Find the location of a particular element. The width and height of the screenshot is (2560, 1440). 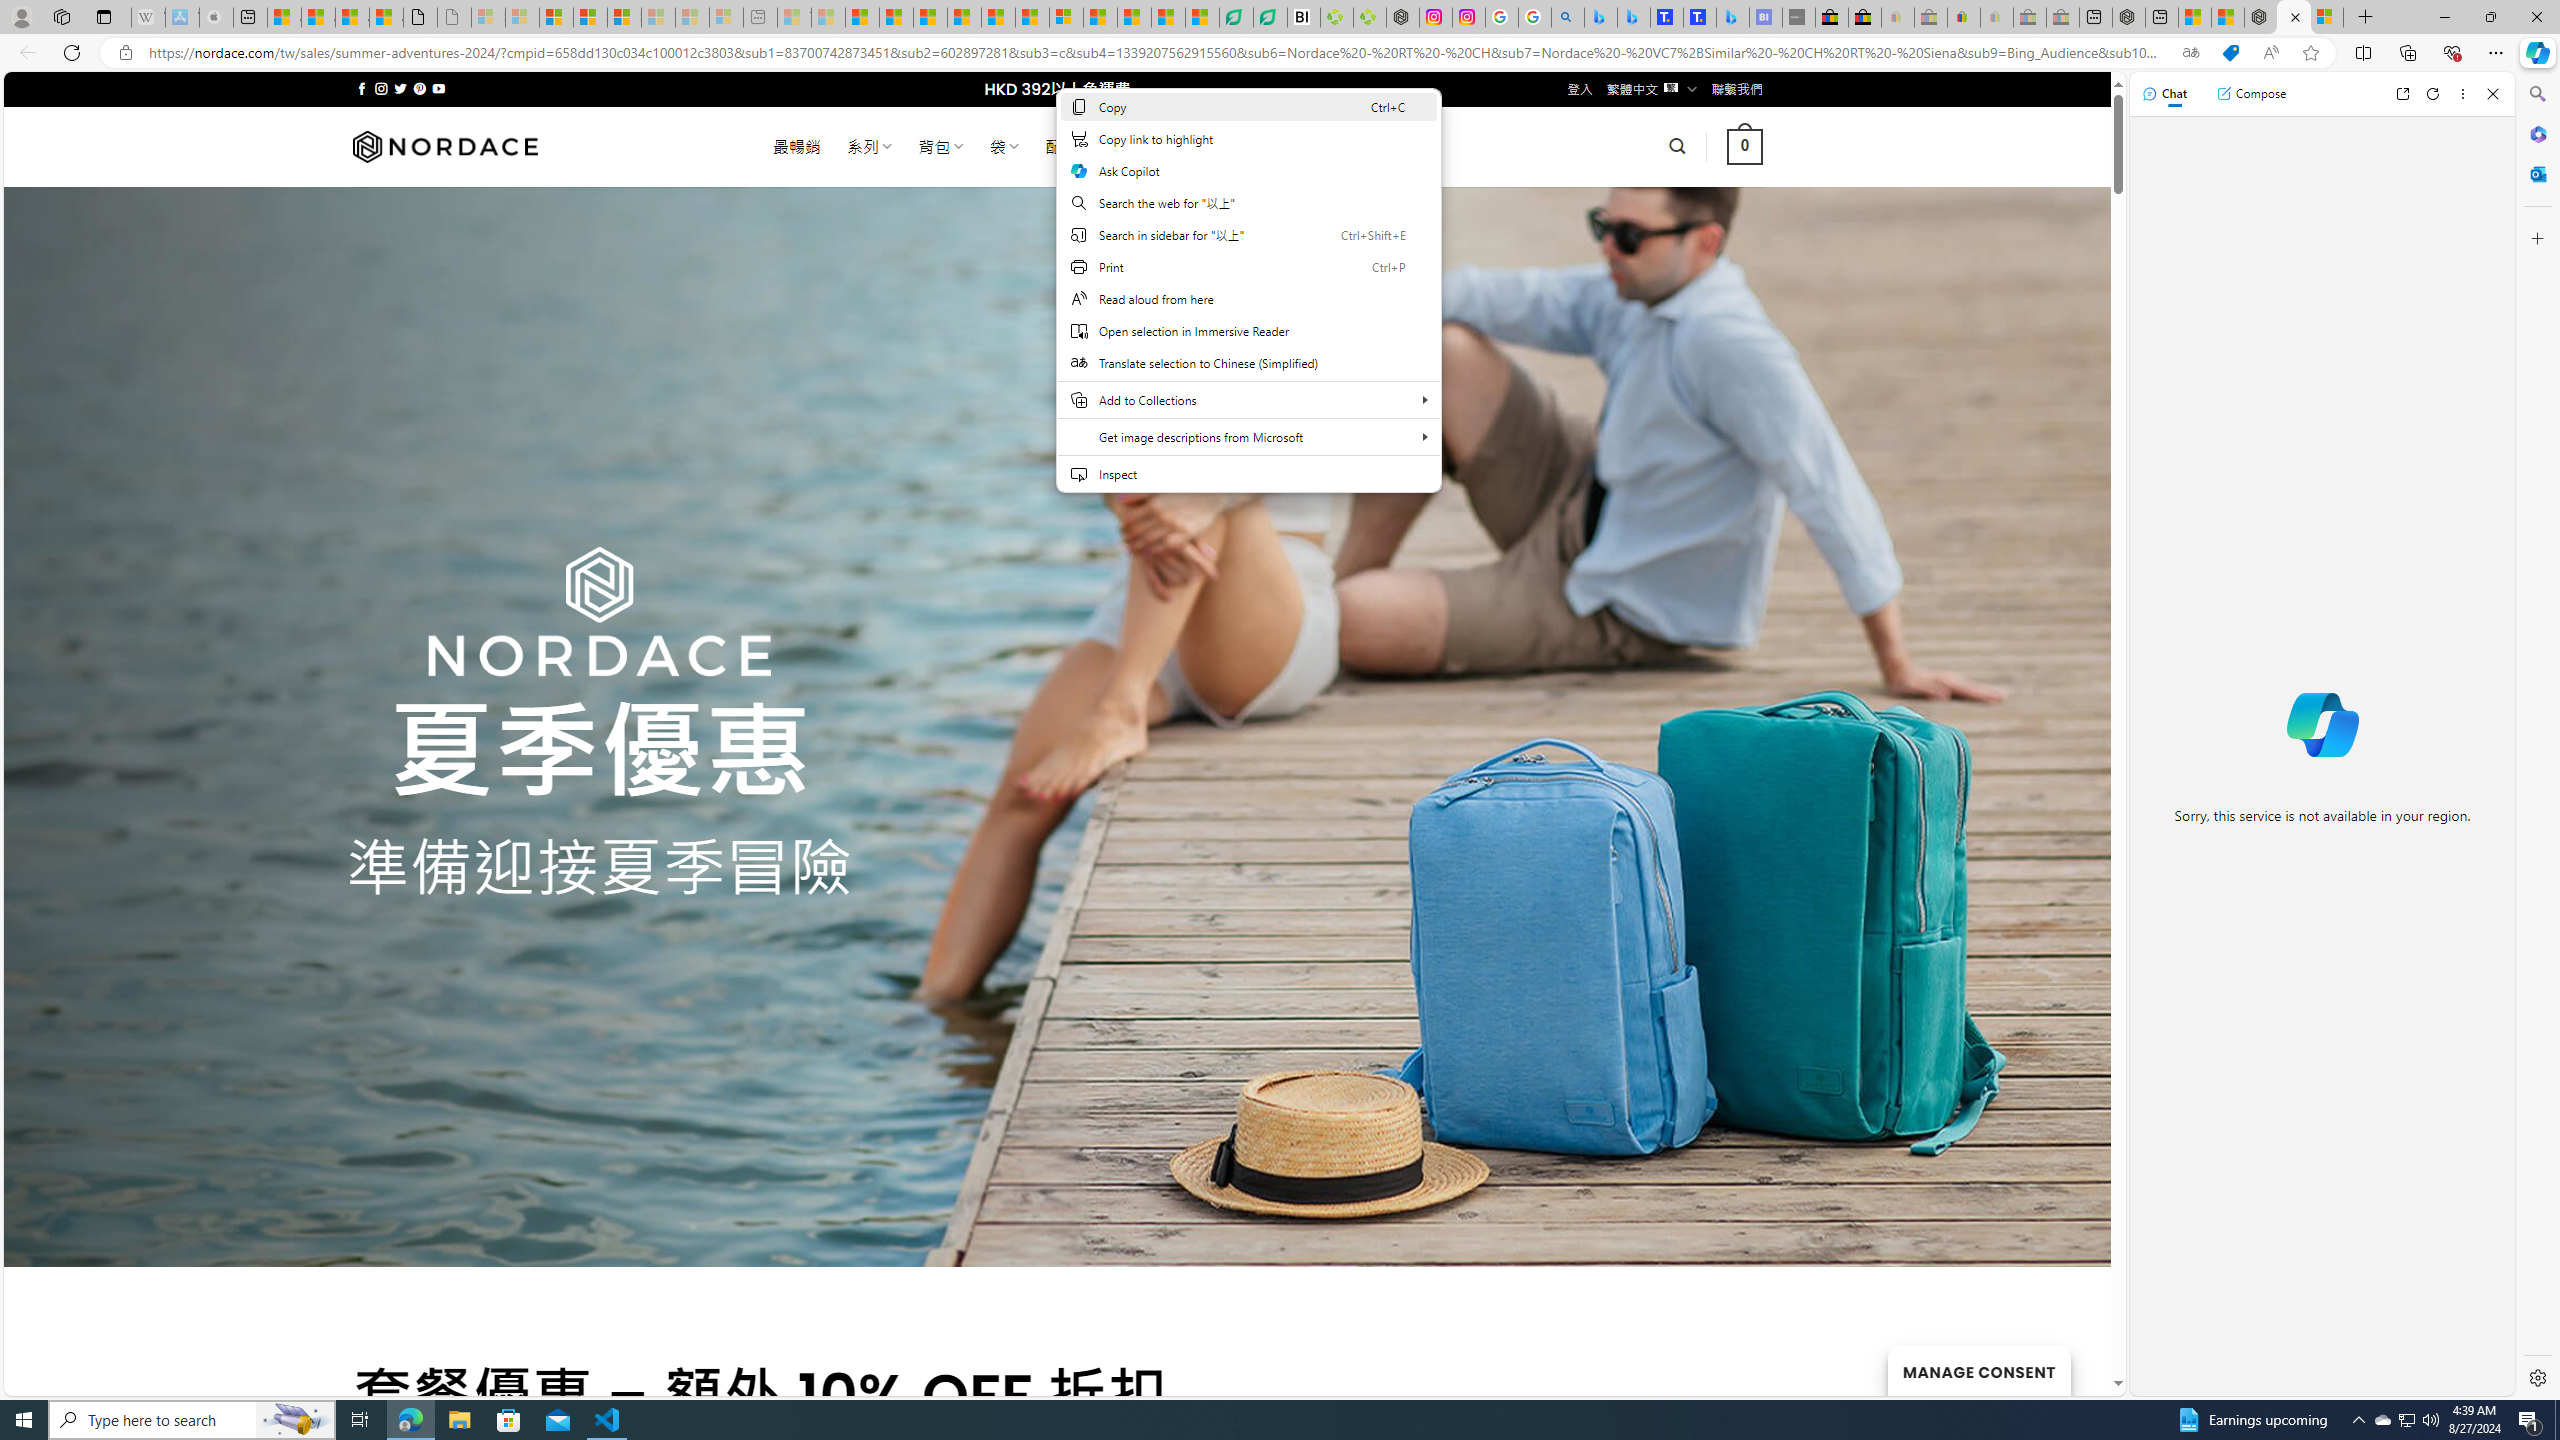

'Microsoft Bing Travel - Flights from Hong Kong to Bangkok' is located at coordinates (1601, 16).